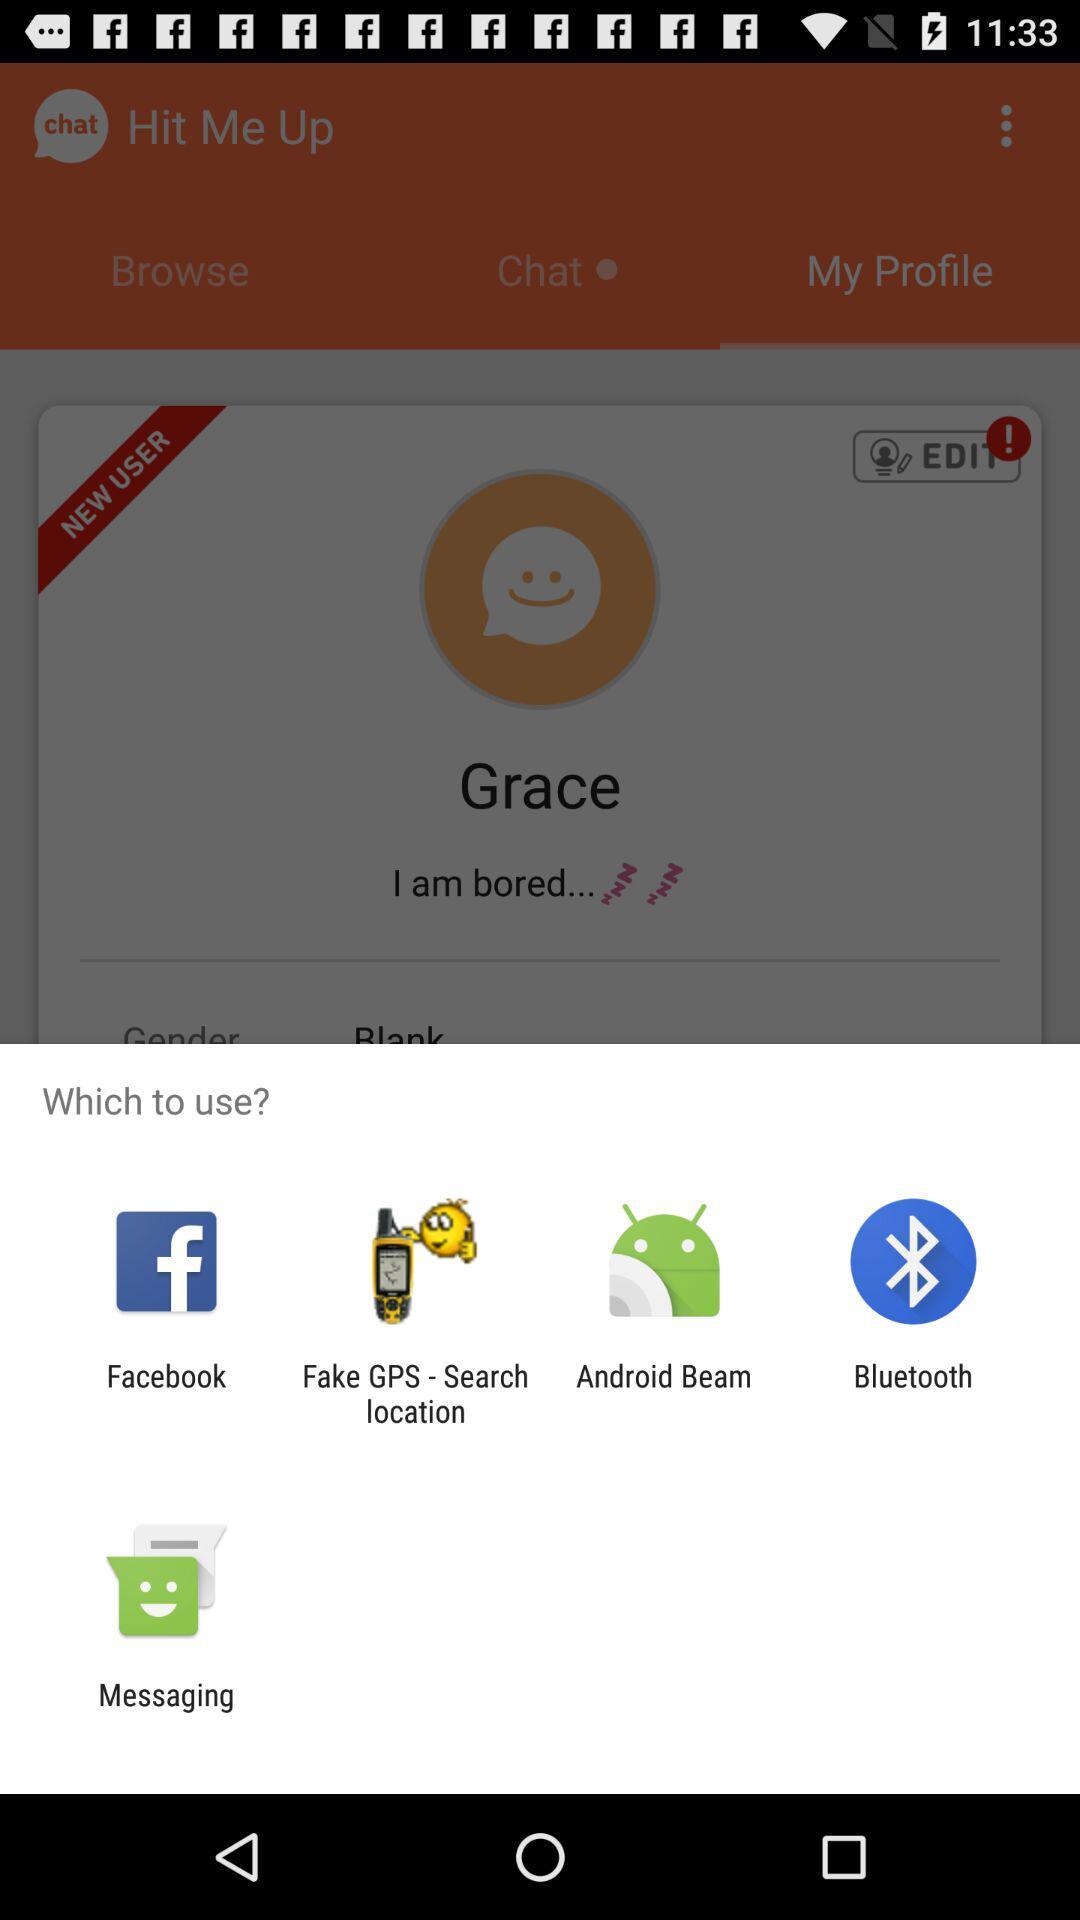 The image size is (1080, 1920). What do you see at coordinates (664, 1392) in the screenshot?
I see `item next to bluetooth item` at bounding box center [664, 1392].